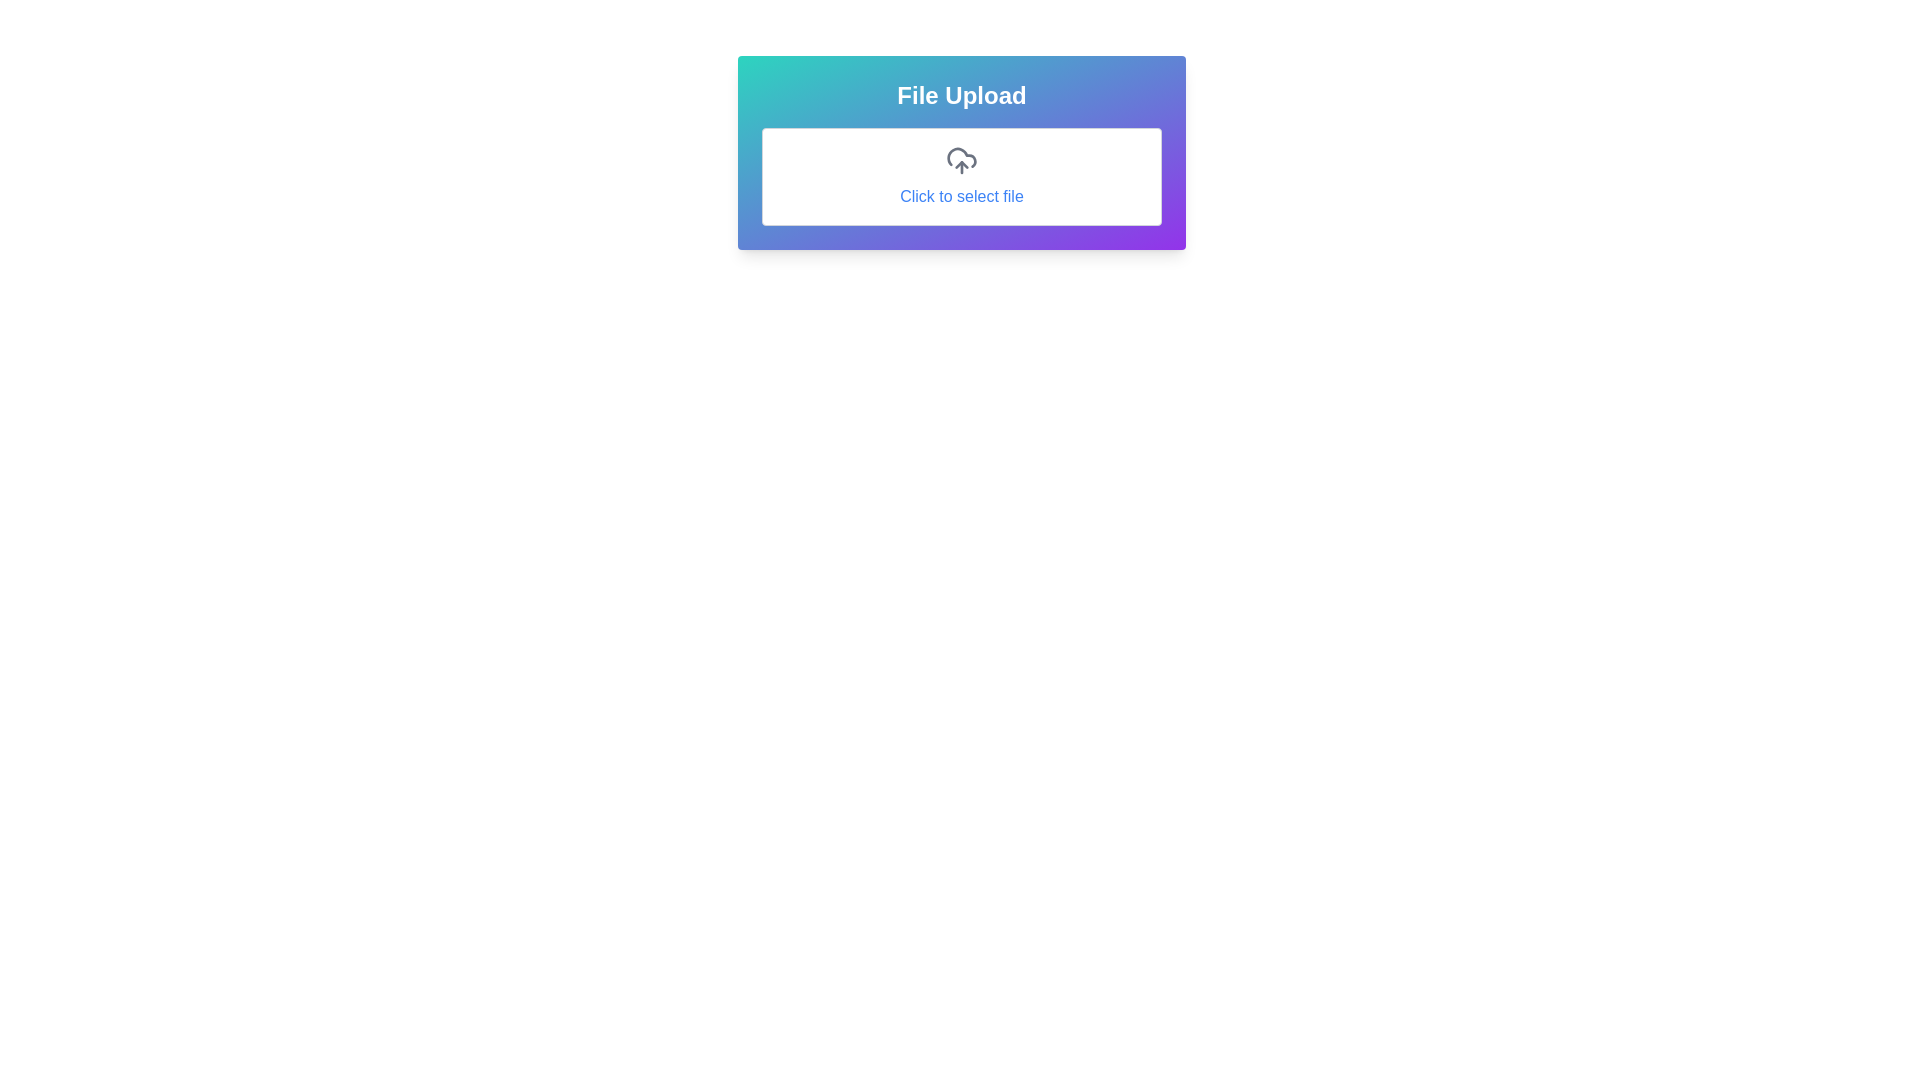 This screenshot has height=1080, width=1920. What do you see at coordinates (961, 196) in the screenshot?
I see `the blue text link reading 'Click` at bounding box center [961, 196].